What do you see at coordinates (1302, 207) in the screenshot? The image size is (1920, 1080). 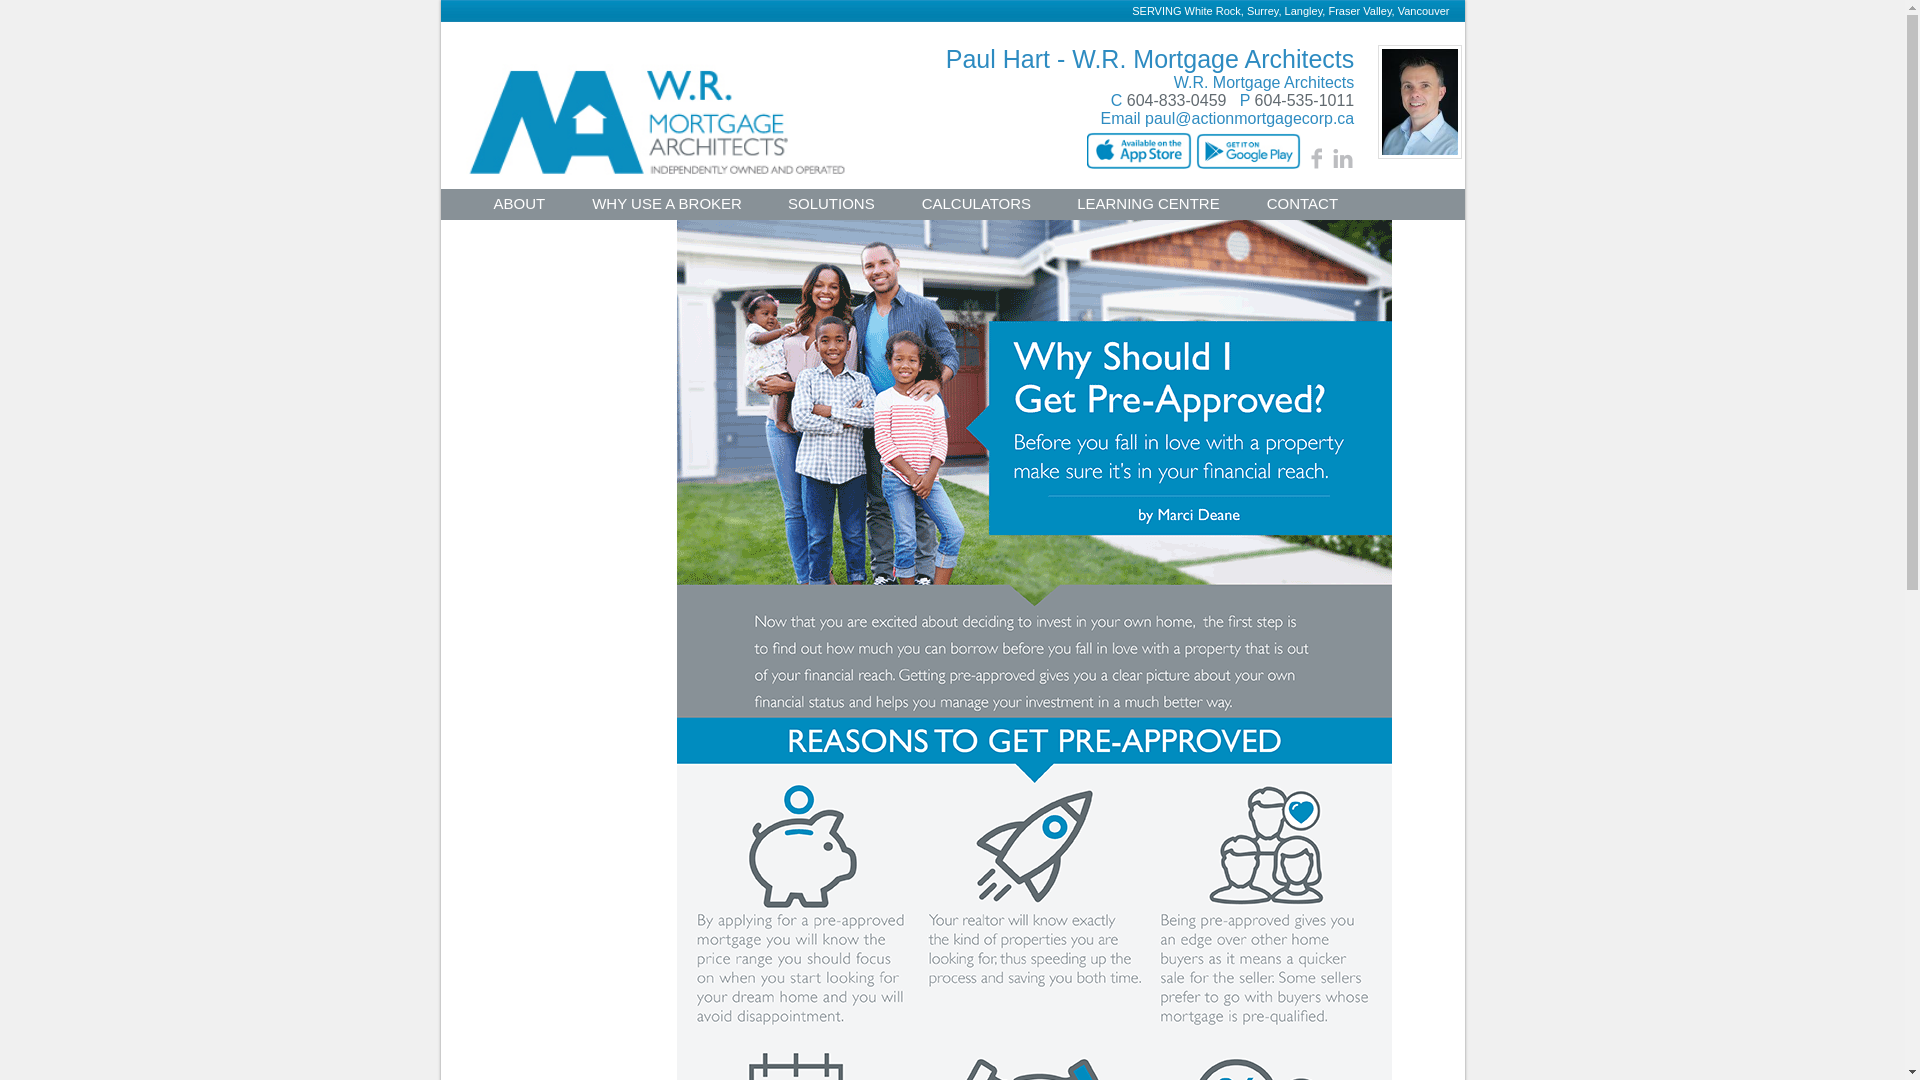 I see `'CONTACT'` at bounding box center [1302, 207].